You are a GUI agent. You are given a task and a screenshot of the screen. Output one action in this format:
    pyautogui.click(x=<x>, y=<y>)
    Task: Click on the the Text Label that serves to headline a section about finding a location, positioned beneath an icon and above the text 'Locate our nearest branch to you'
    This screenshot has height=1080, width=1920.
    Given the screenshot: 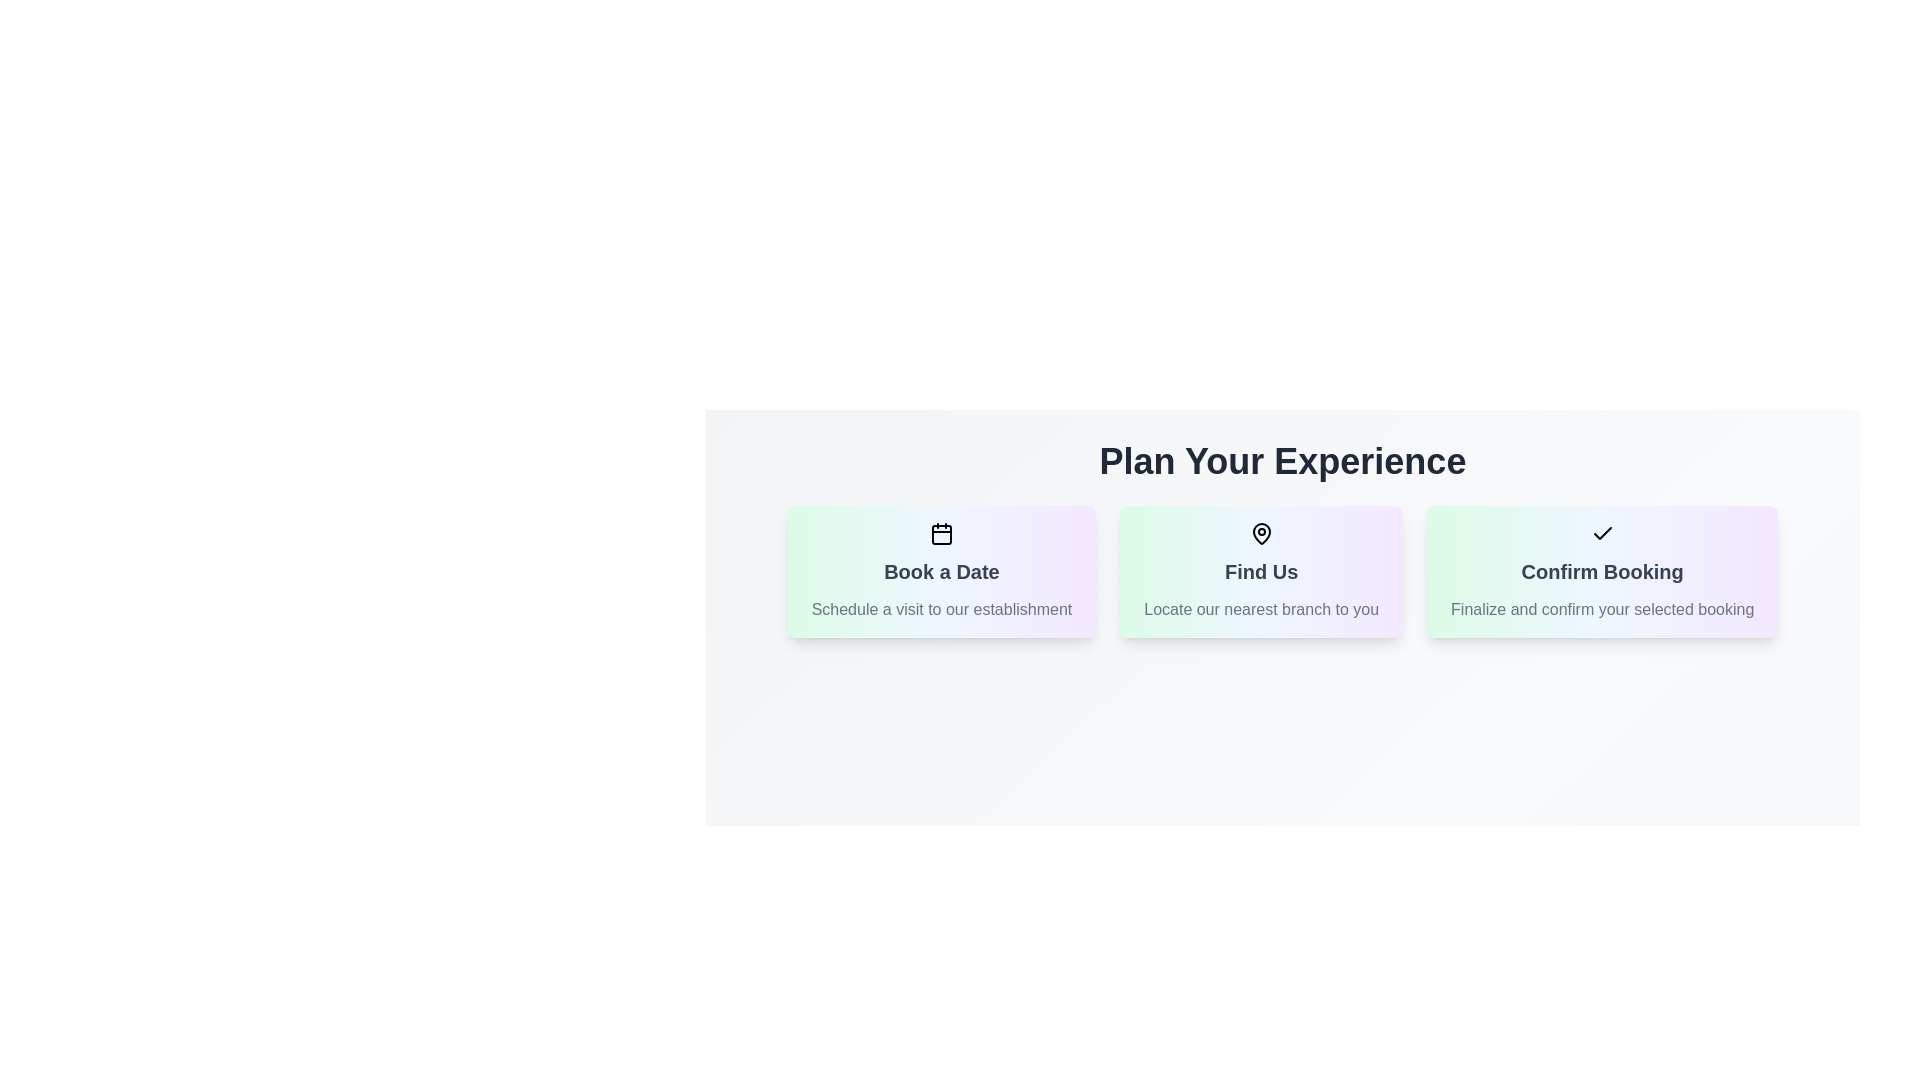 What is the action you would take?
    pyautogui.click(x=1260, y=571)
    